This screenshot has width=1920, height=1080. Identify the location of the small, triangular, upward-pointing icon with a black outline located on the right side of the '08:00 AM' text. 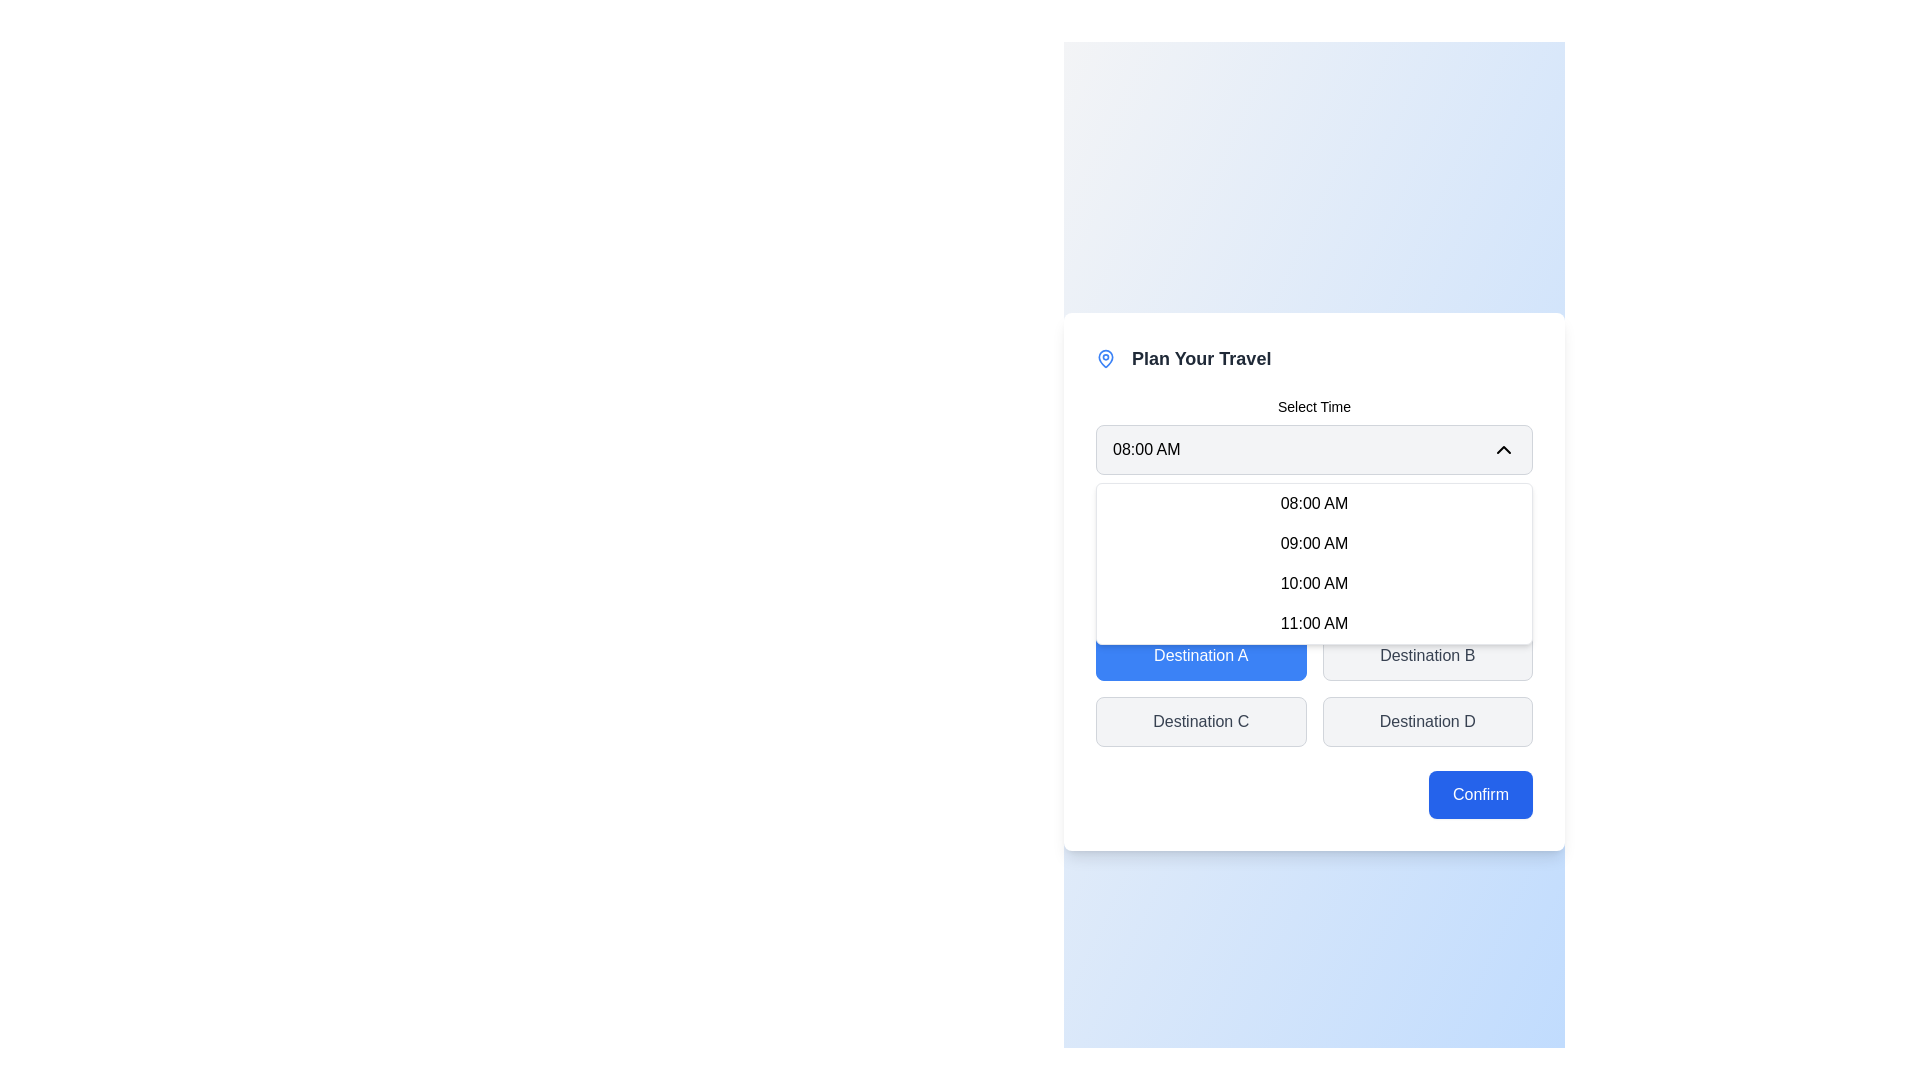
(1503, 450).